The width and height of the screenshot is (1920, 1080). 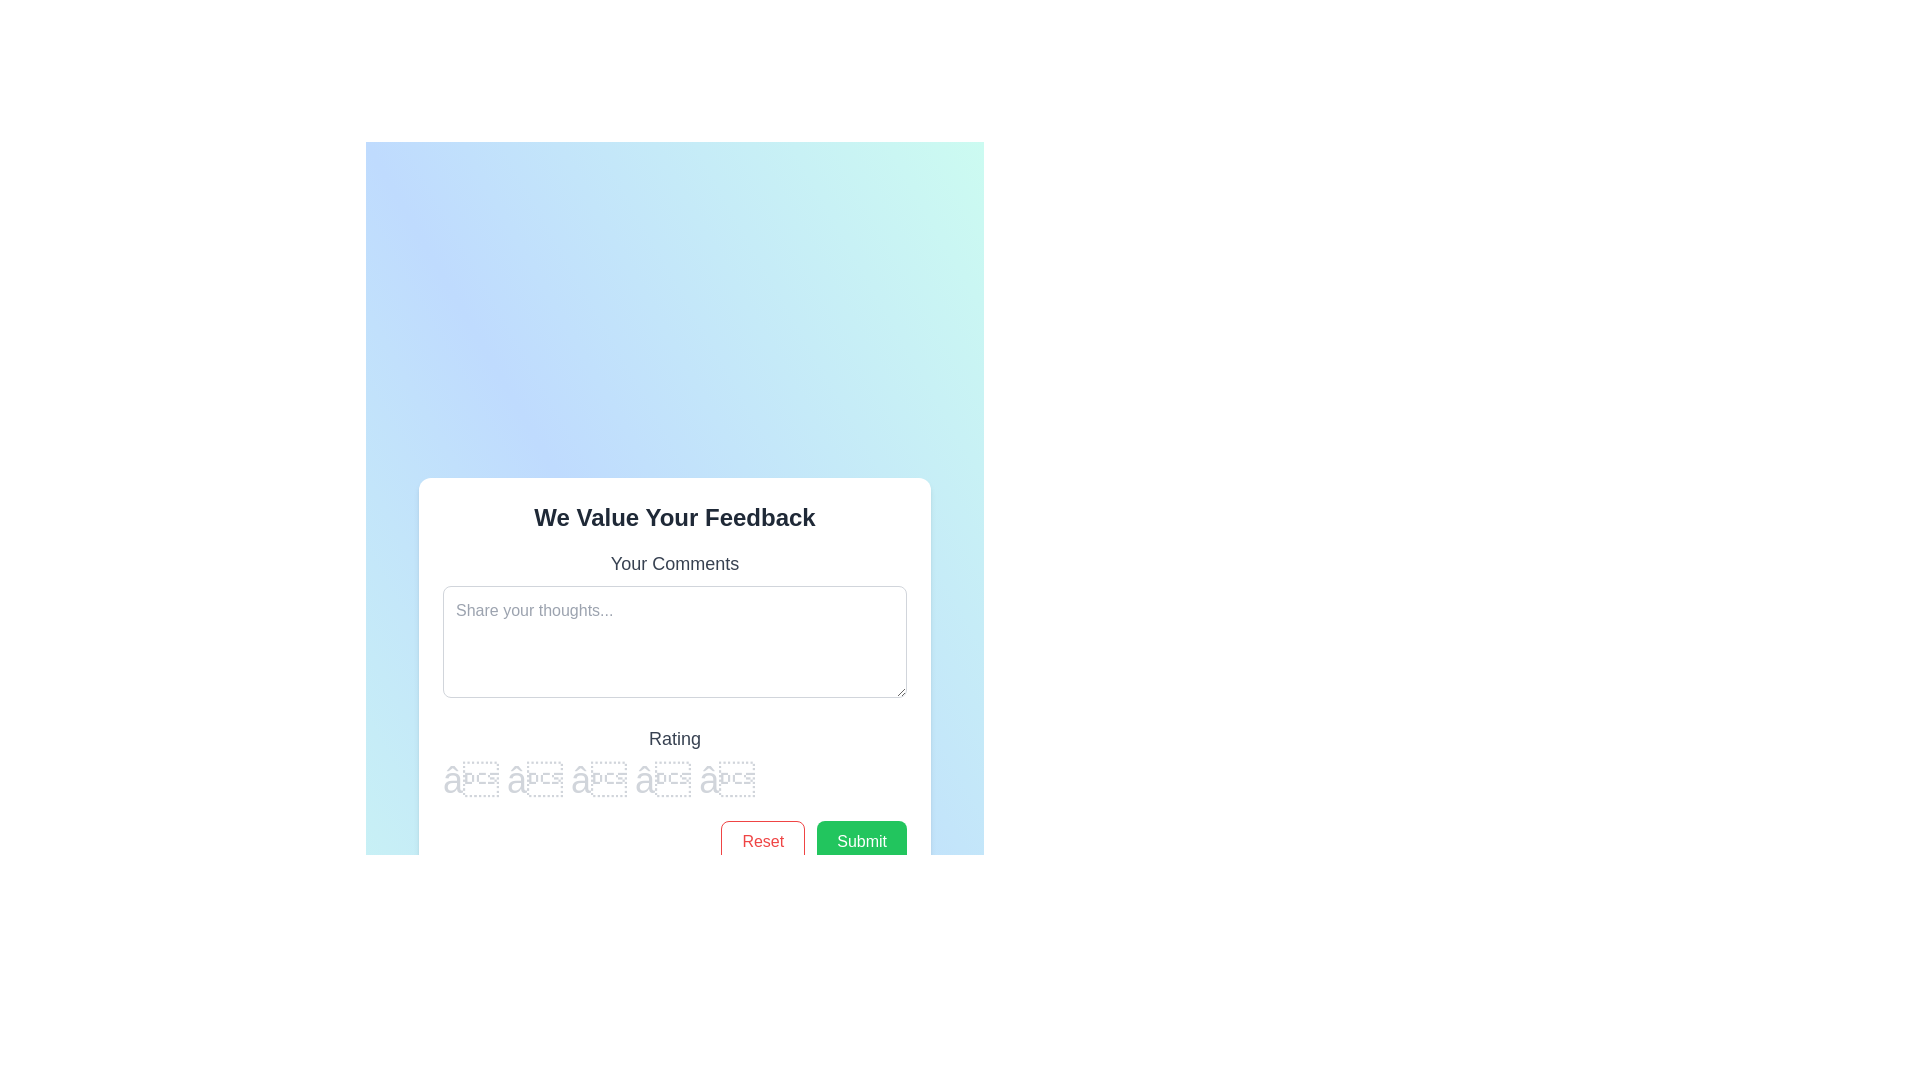 What do you see at coordinates (469, 779) in the screenshot?
I see `the first star button in the Rating section` at bounding box center [469, 779].